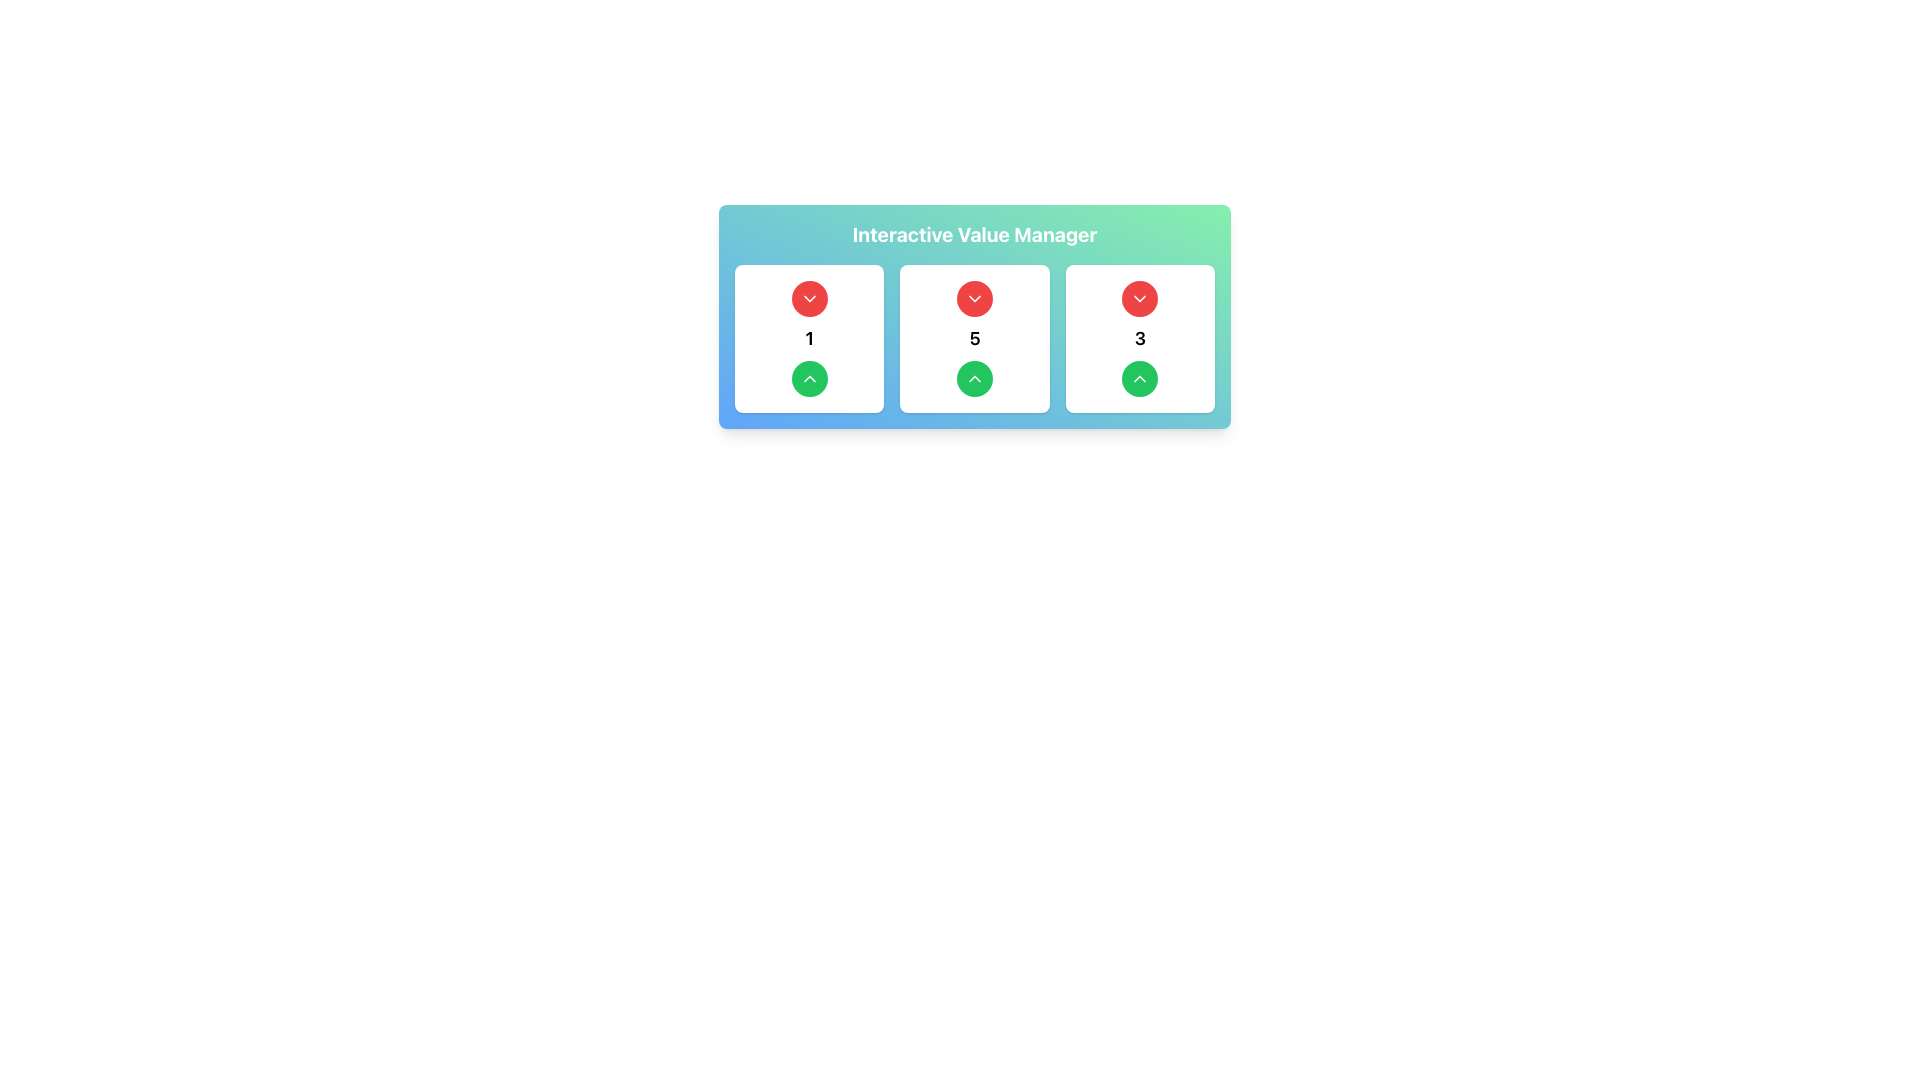 This screenshot has height=1080, width=1920. What do you see at coordinates (974, 338) in the screenshot?
I see `the increment button located above the second numbered panel of the Interactive Value Manager grid to increase the displayed value` at bounding box center [974, 338].